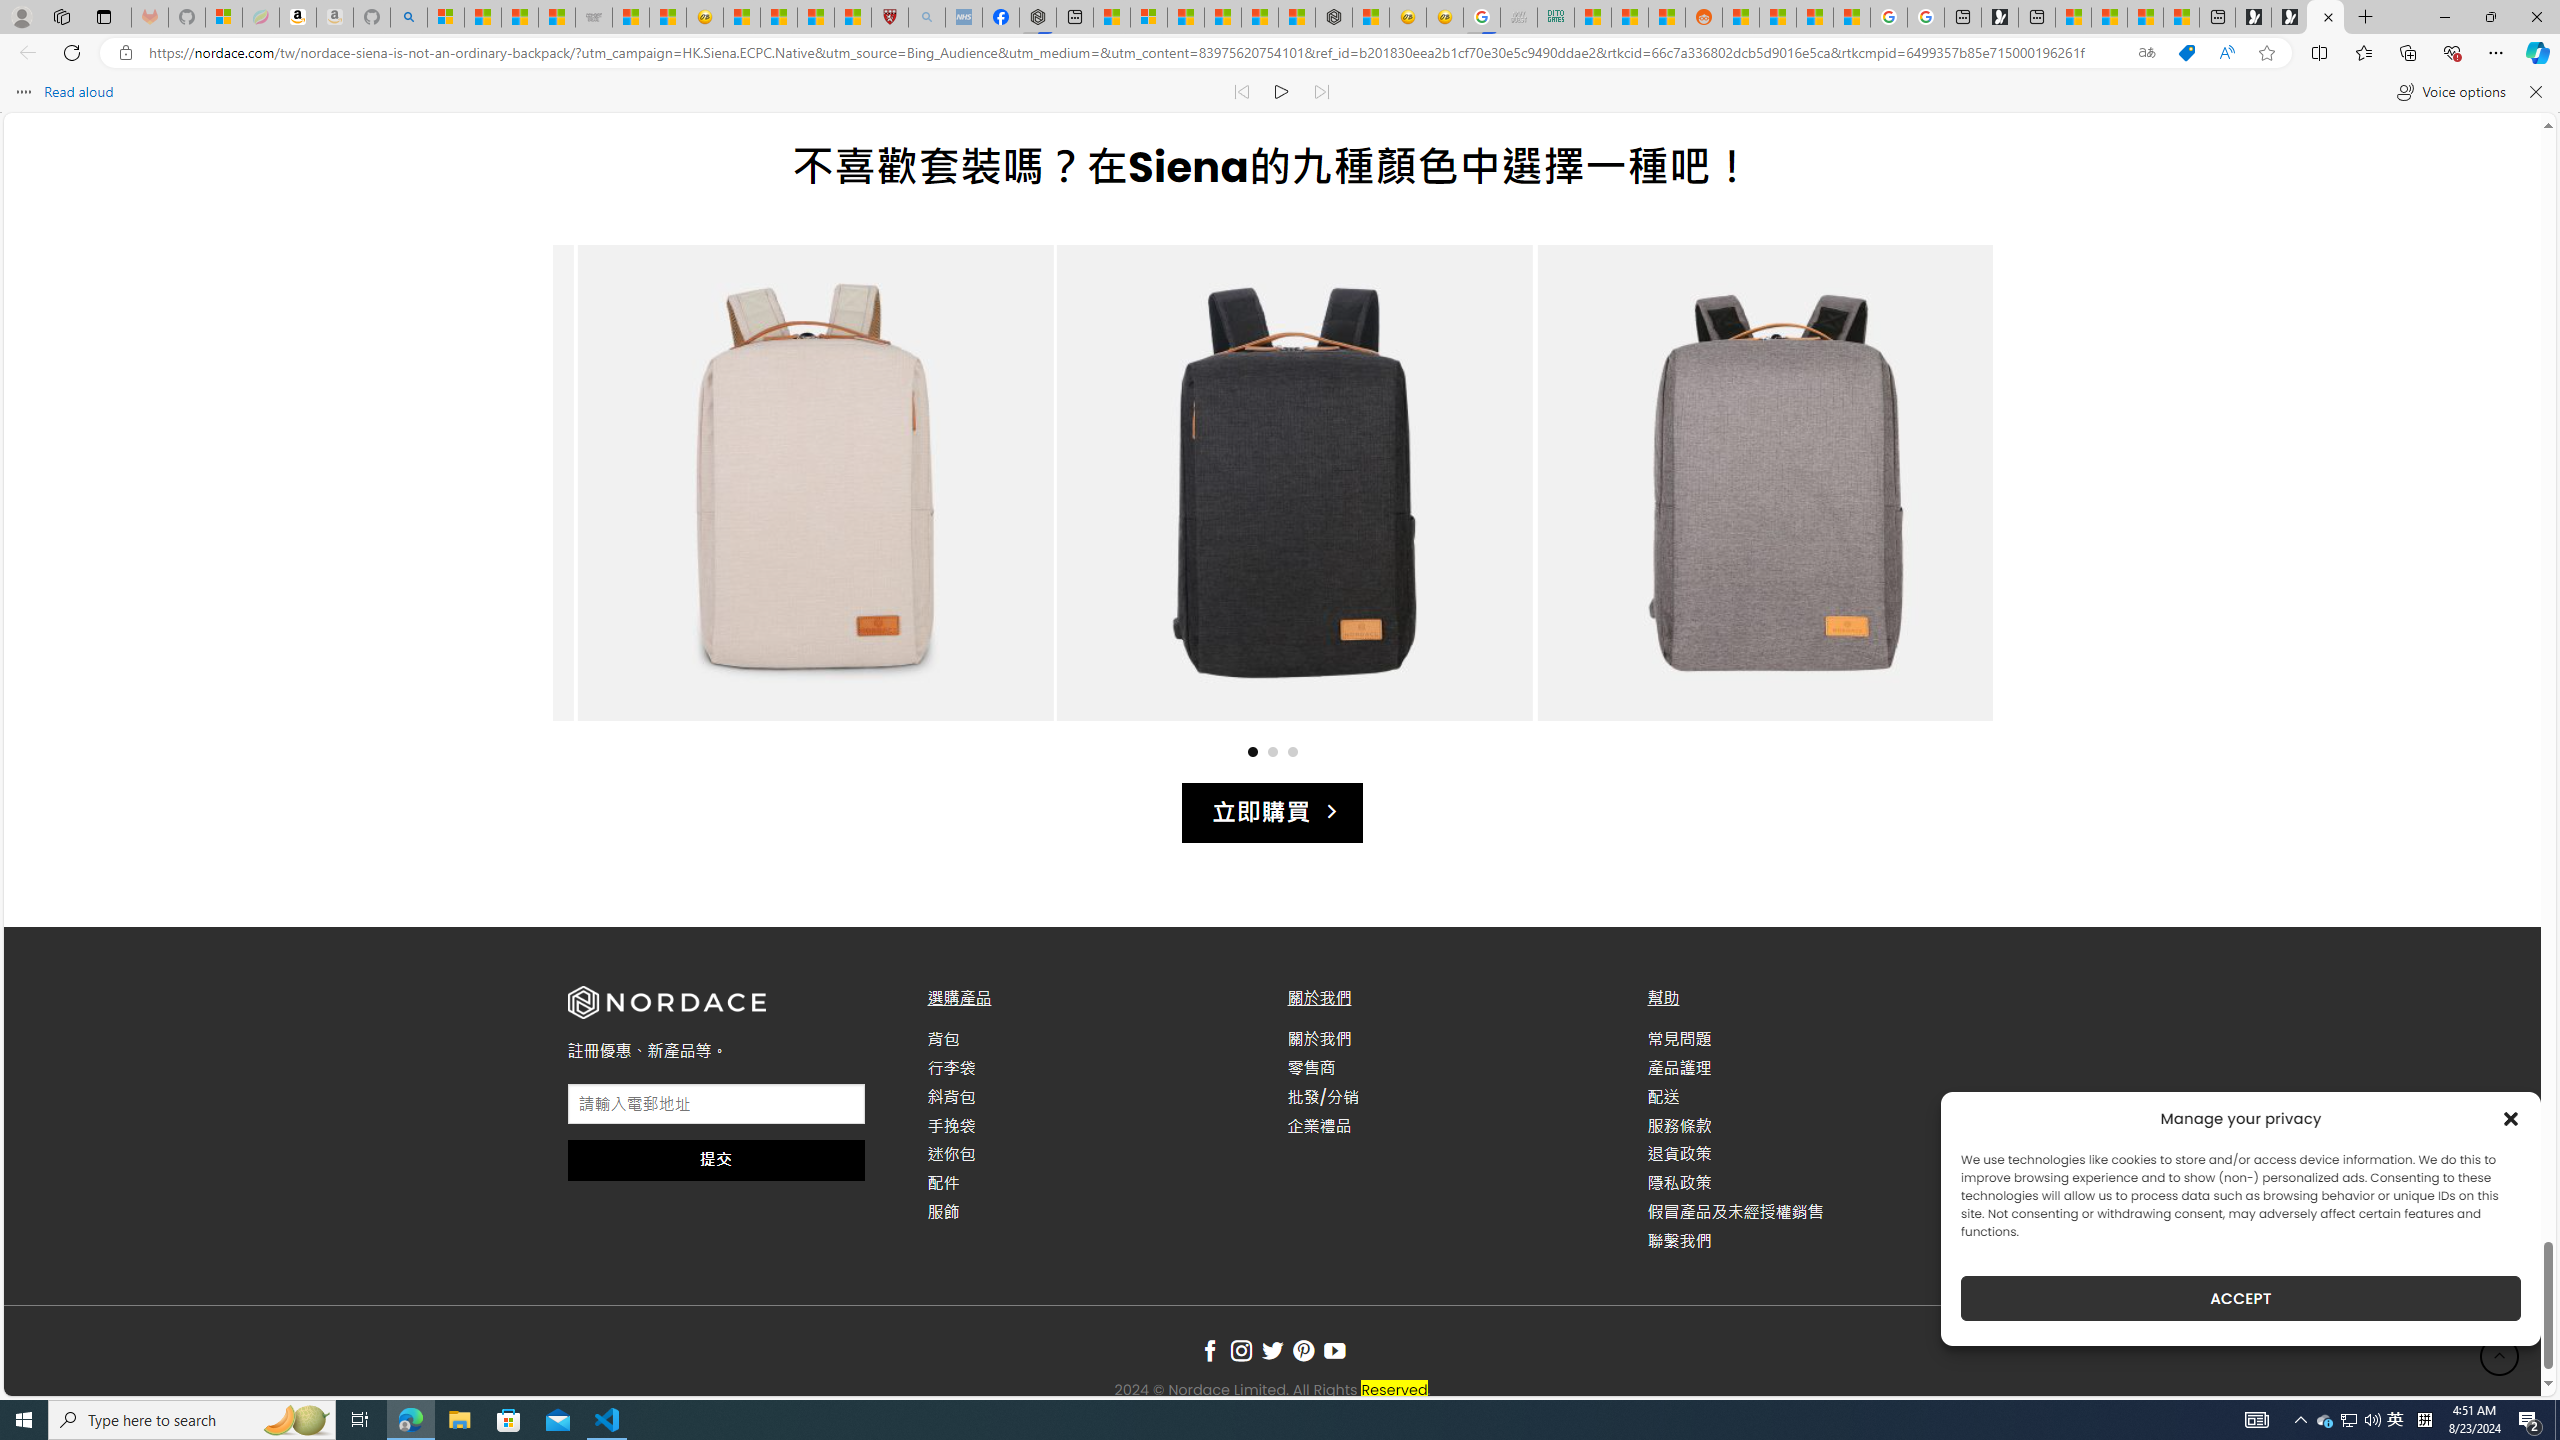 This screenshot has width=2560, height=1440. What do you see at coordinates (1334, 1351) in the screenshot?
I see `'Follow on YouTube'` at bounding box center [1334, 1351].